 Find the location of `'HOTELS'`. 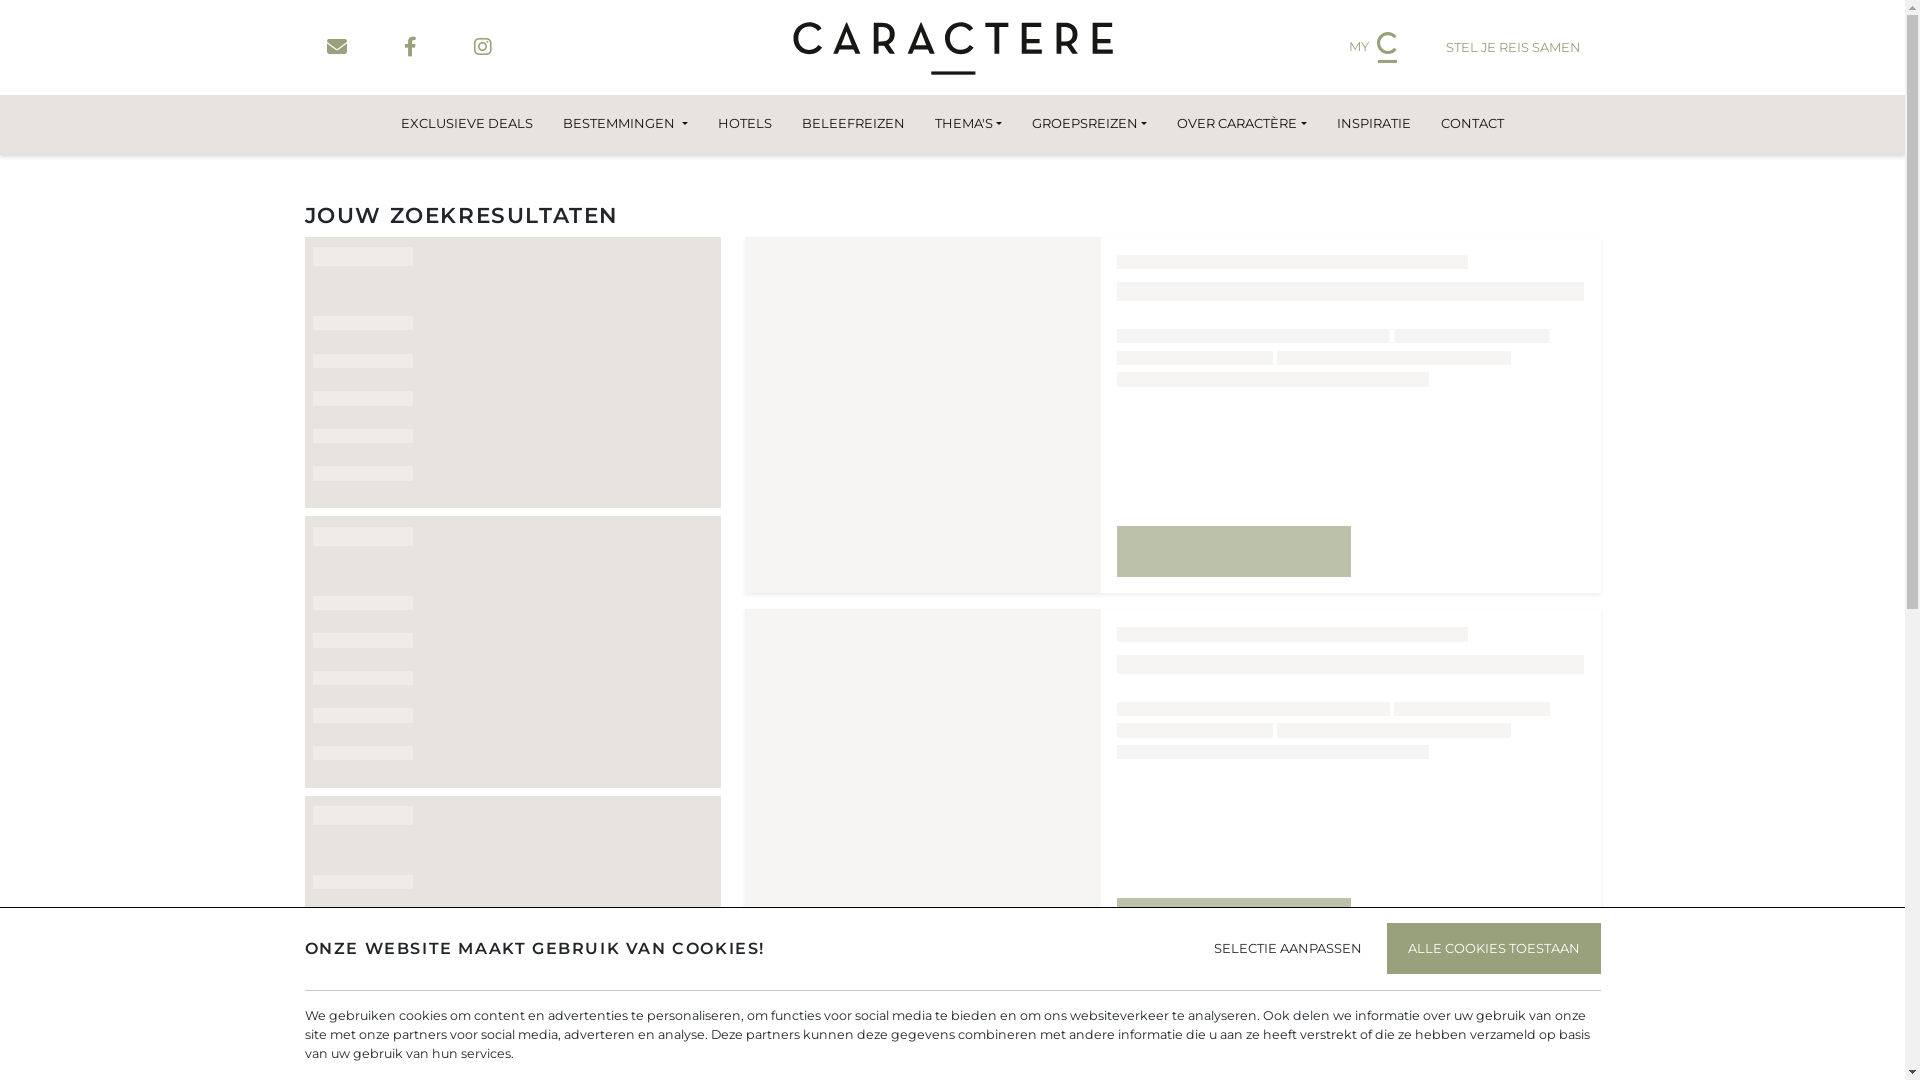

'HOTELS' is located at coordinates (743, 123).